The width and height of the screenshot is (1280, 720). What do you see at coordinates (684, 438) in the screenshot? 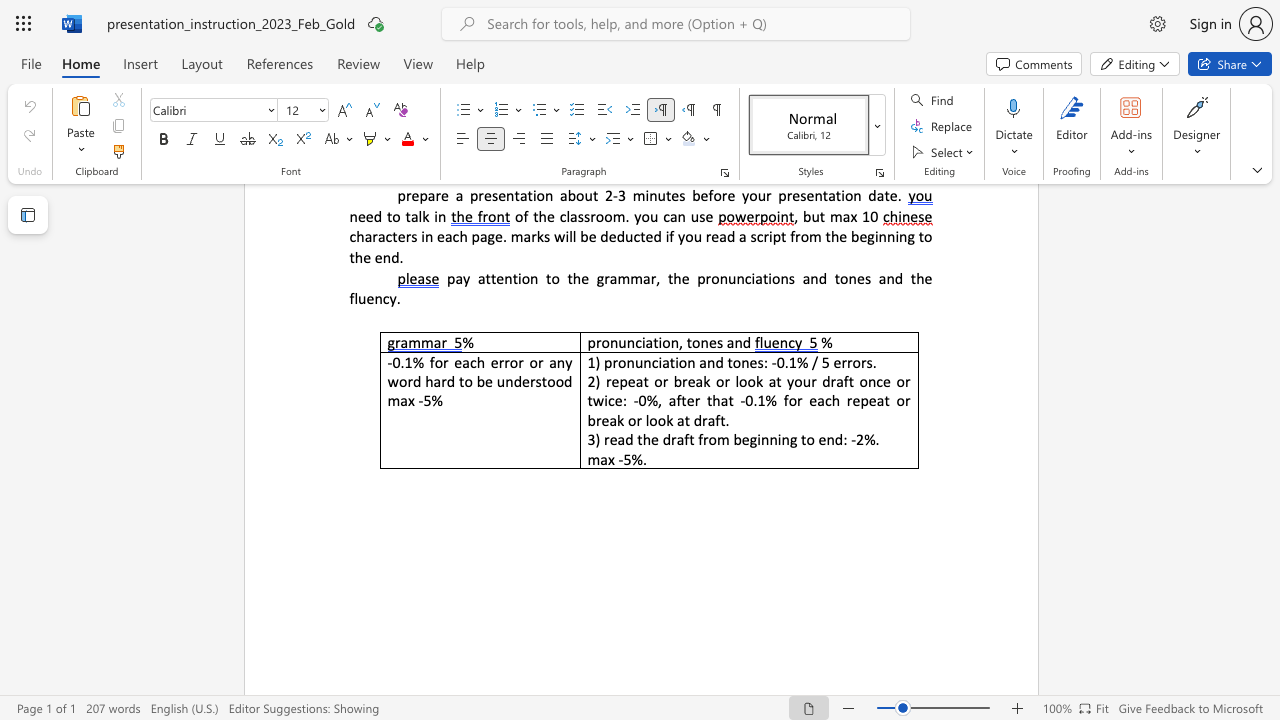
I see `the subset text "ft from beginn" within the text "3) read the draft from beginning to end: -2%."` at bounding box center [684, 438].